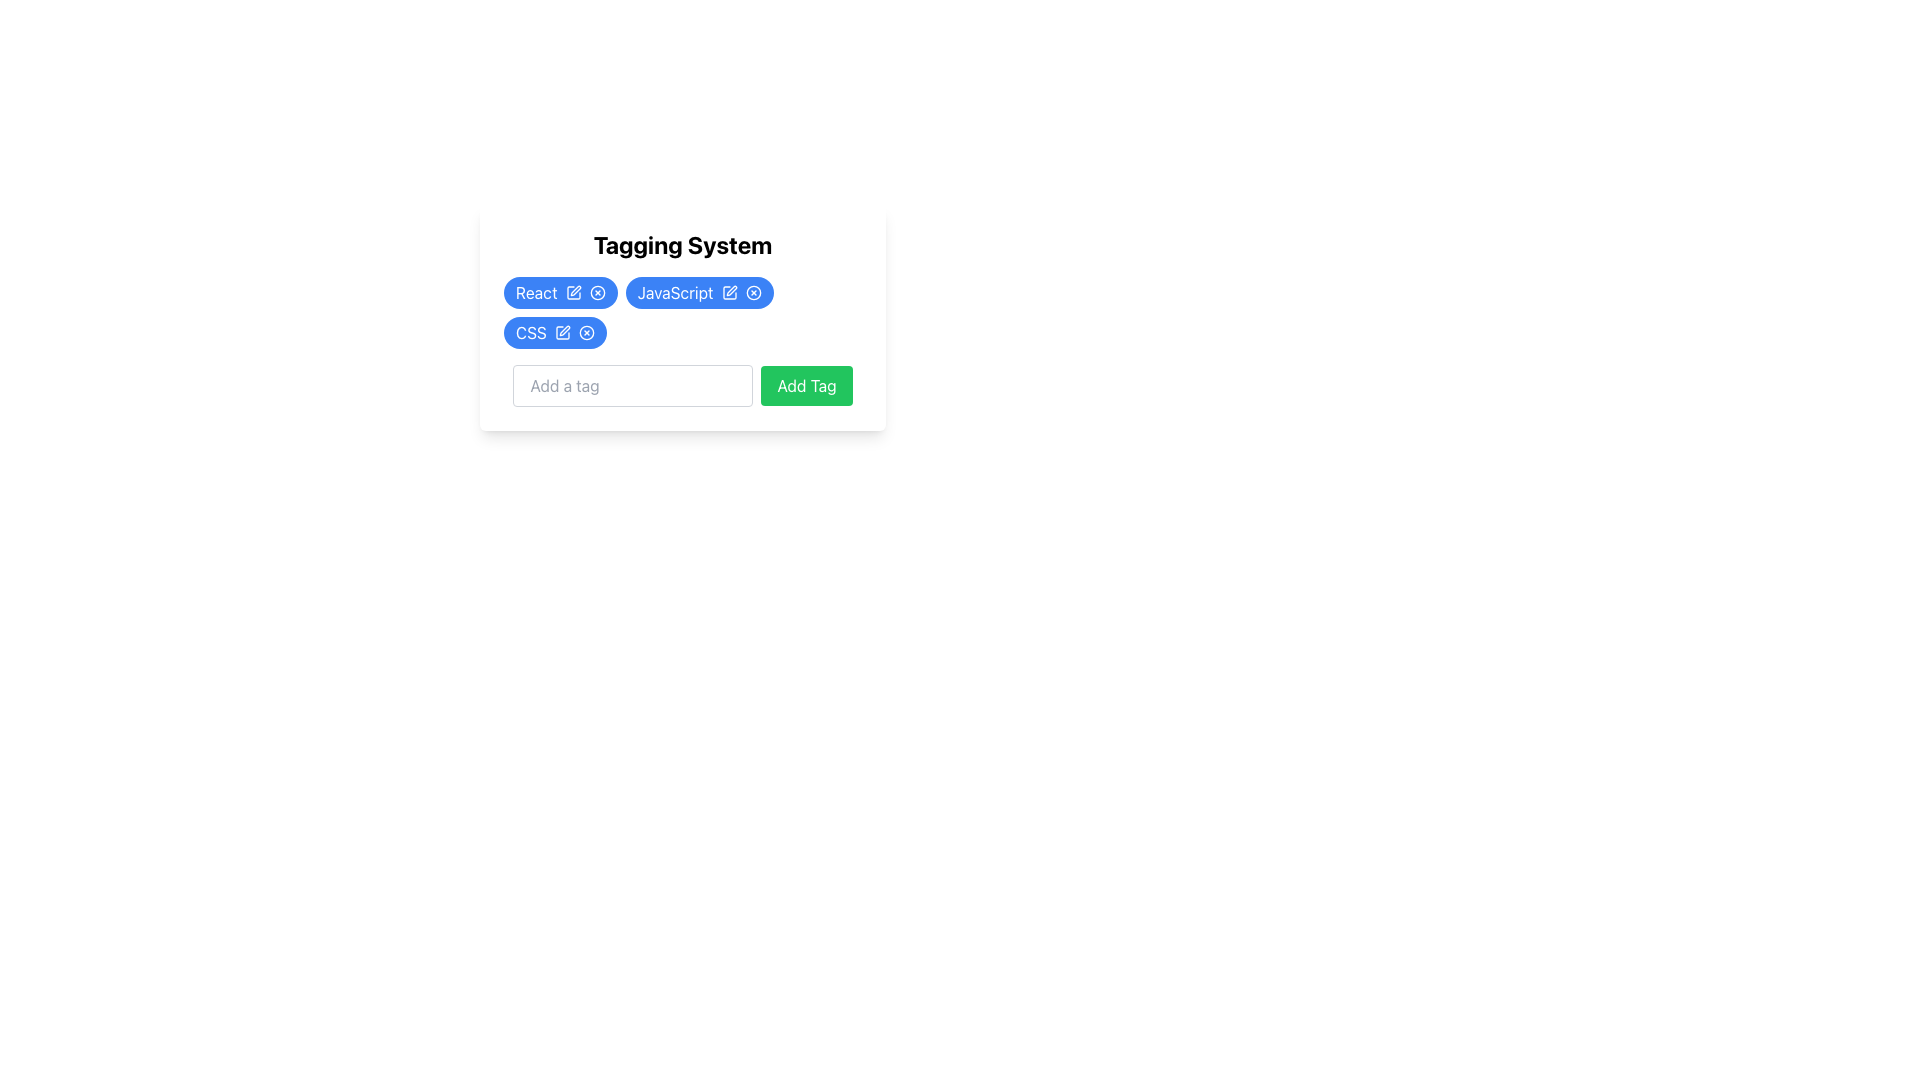 The height and width of the screenshot is (1080, 1920). What do you see at coordinates (752, 293) in the screenshot?
I see `the circular icon with a cross inside, styled with a border, located at the far right end of the 'JavaScript' tag` at bounding box center [752, 293].